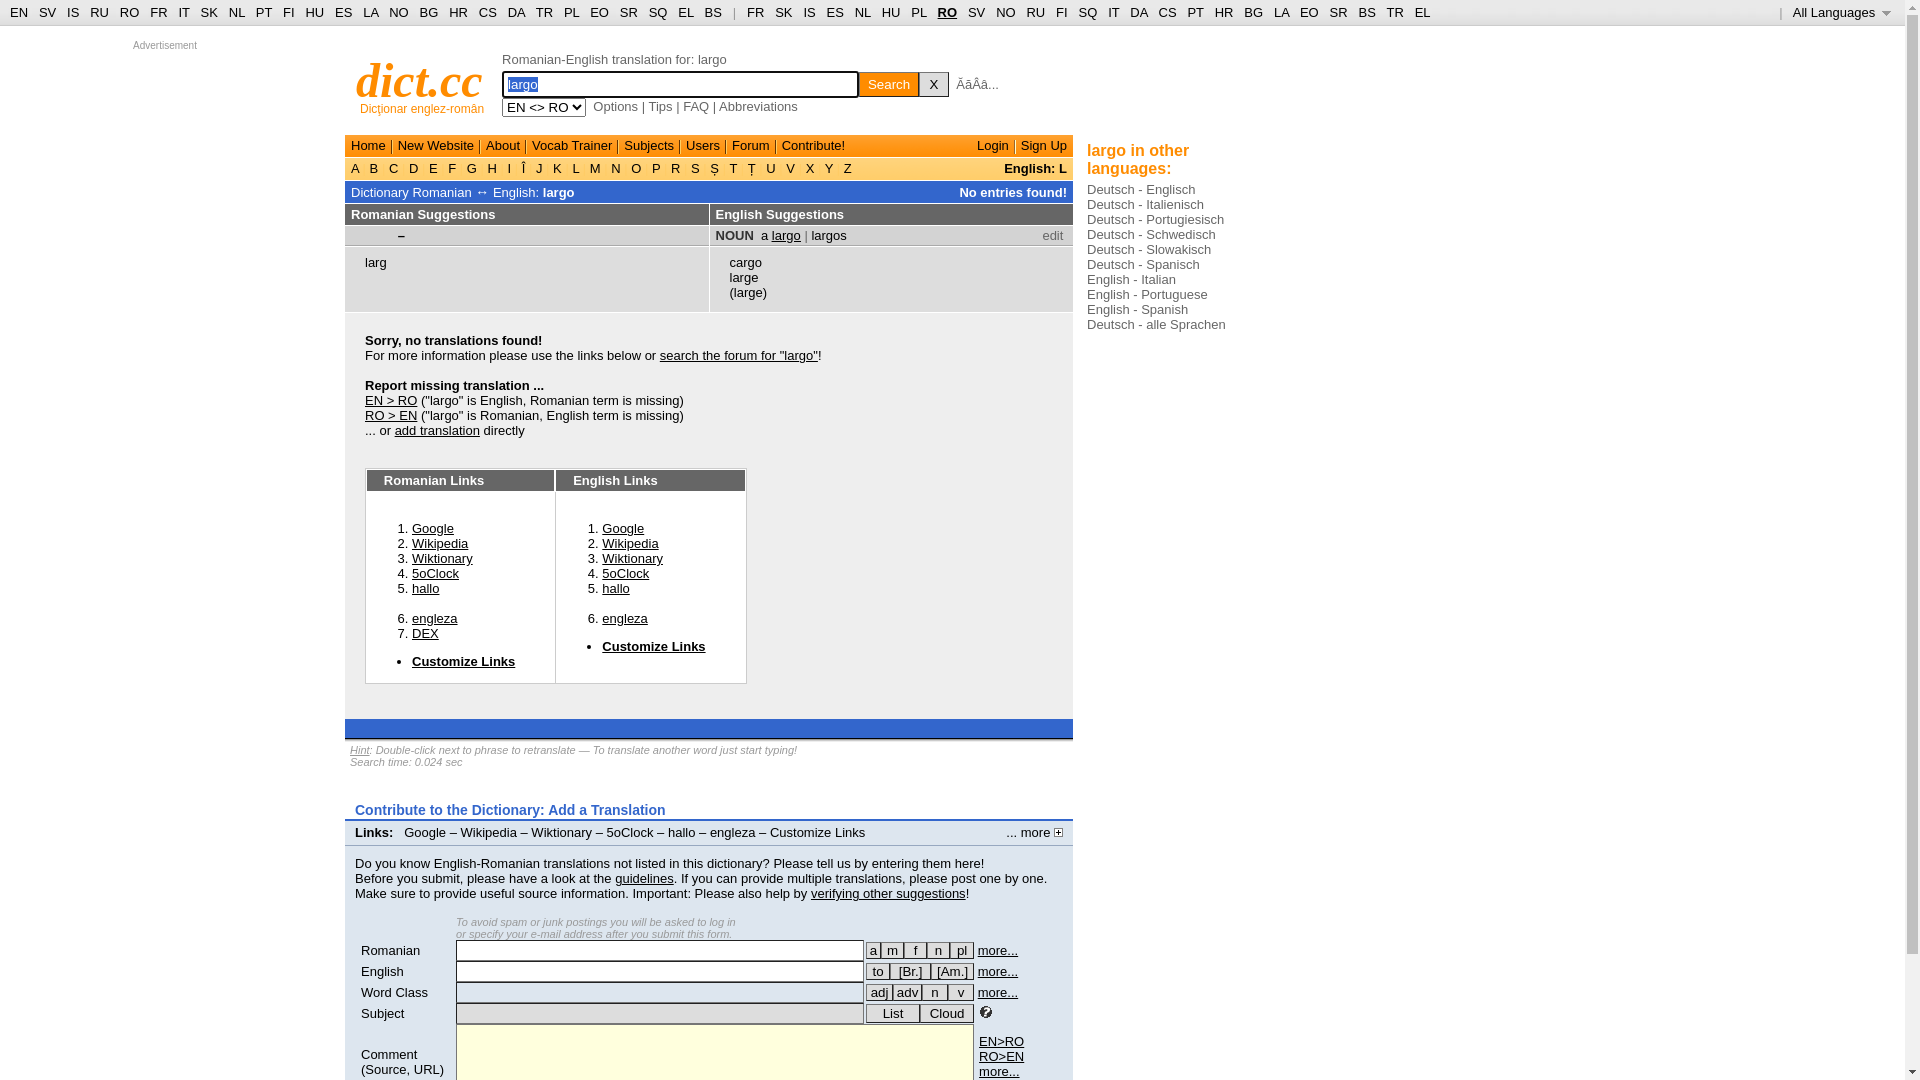  I want to click on 'largos', so click(828, 234).